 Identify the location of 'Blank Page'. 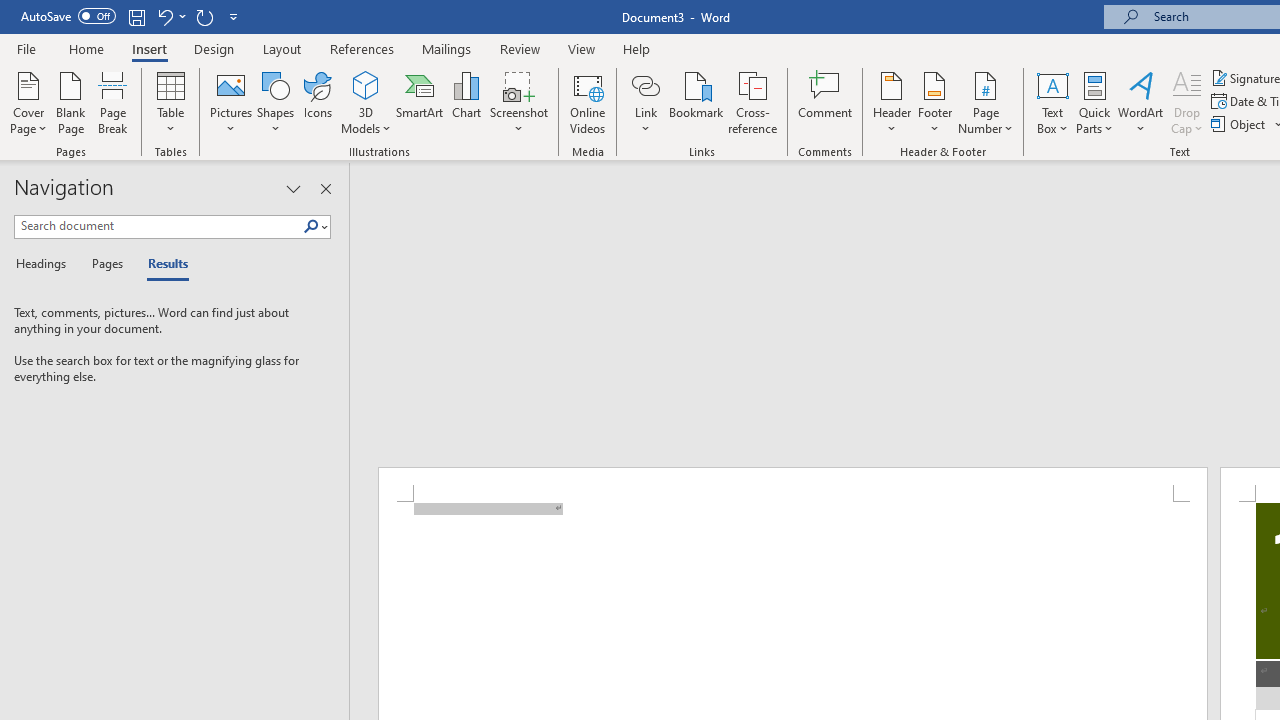
(71, 103).